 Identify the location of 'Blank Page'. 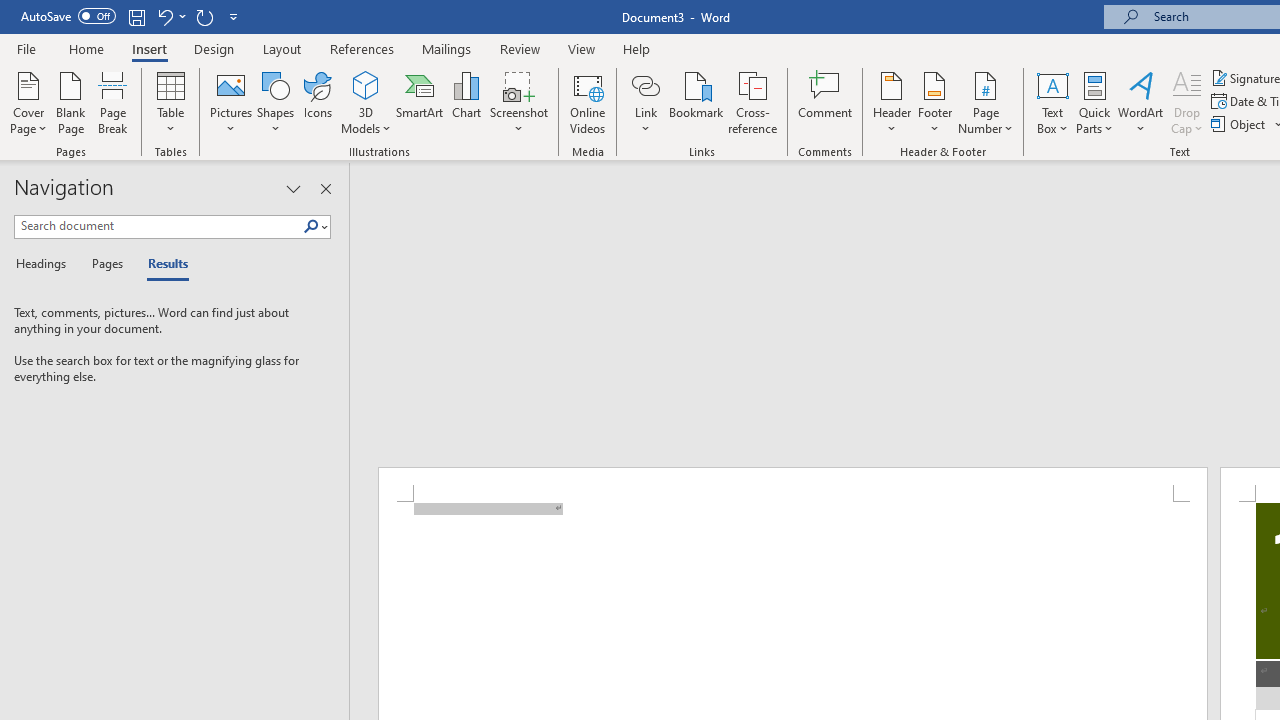
(71, 103).